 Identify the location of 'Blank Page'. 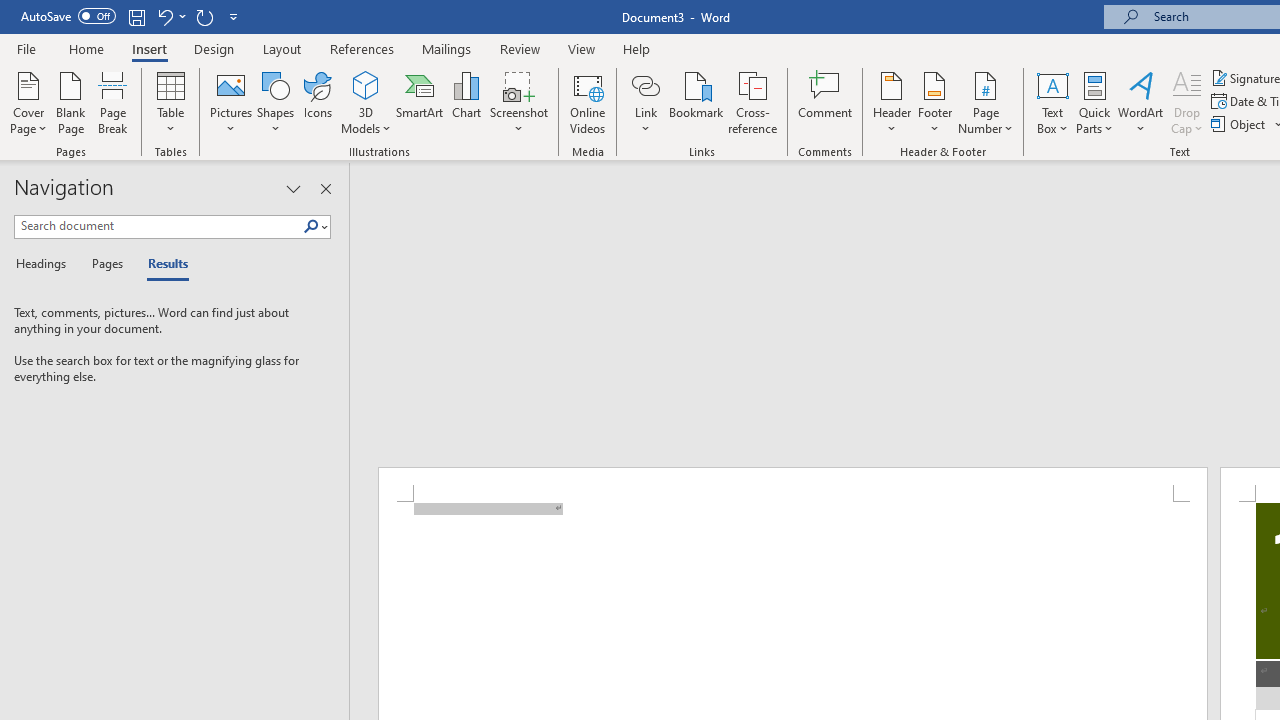
(71, 103).